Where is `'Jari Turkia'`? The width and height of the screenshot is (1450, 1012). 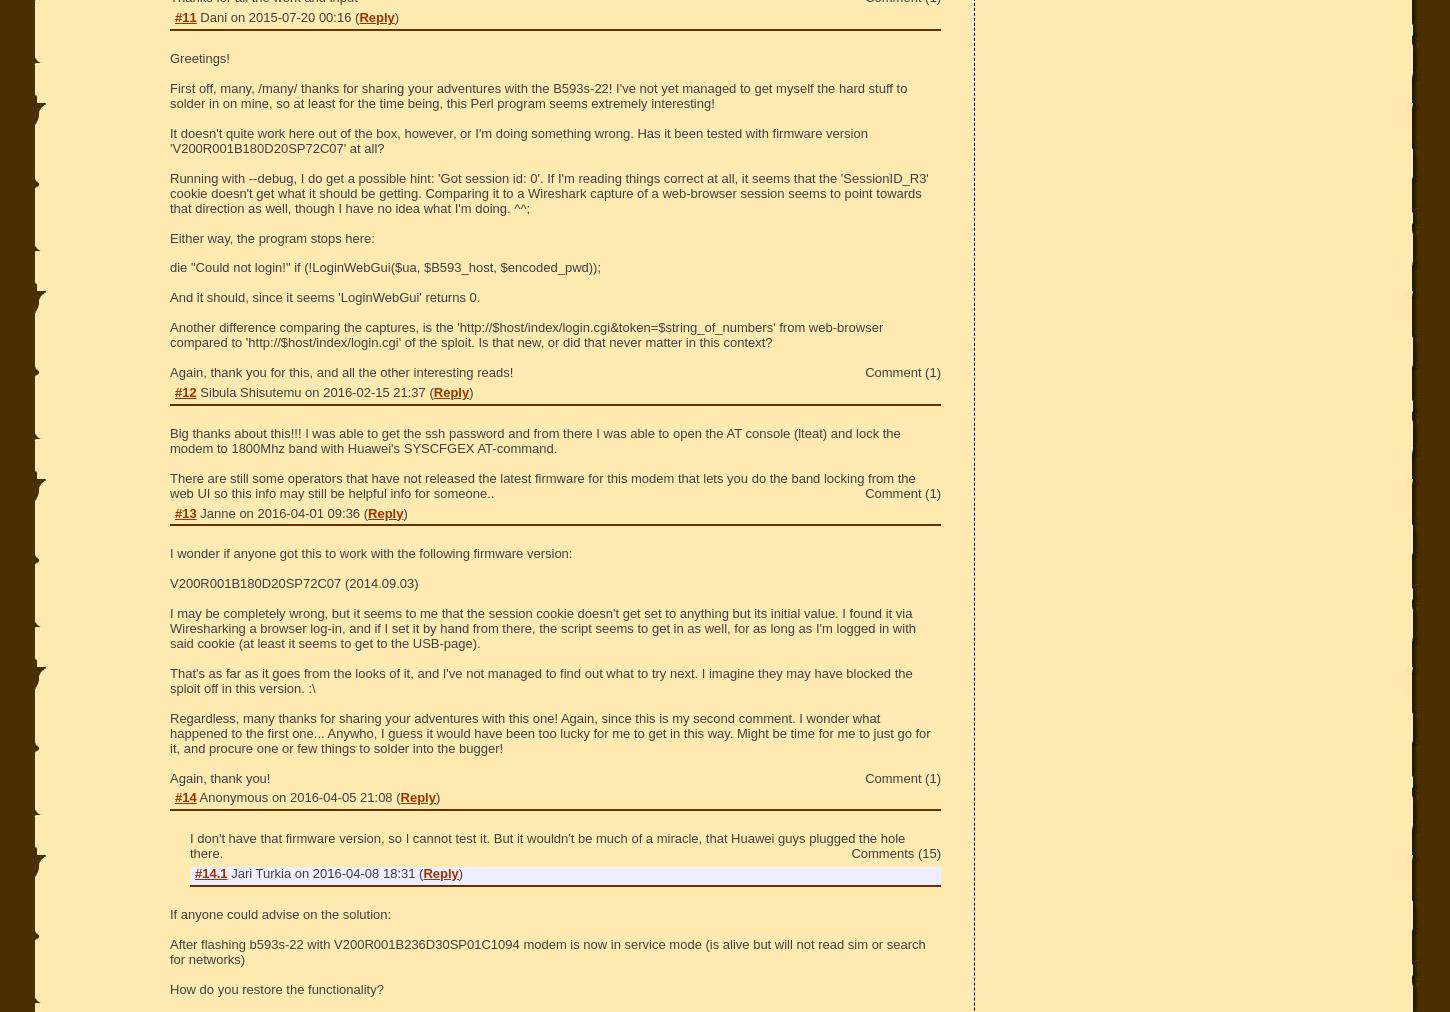
'Jari Turkia' is located at coordinates (229, 872).